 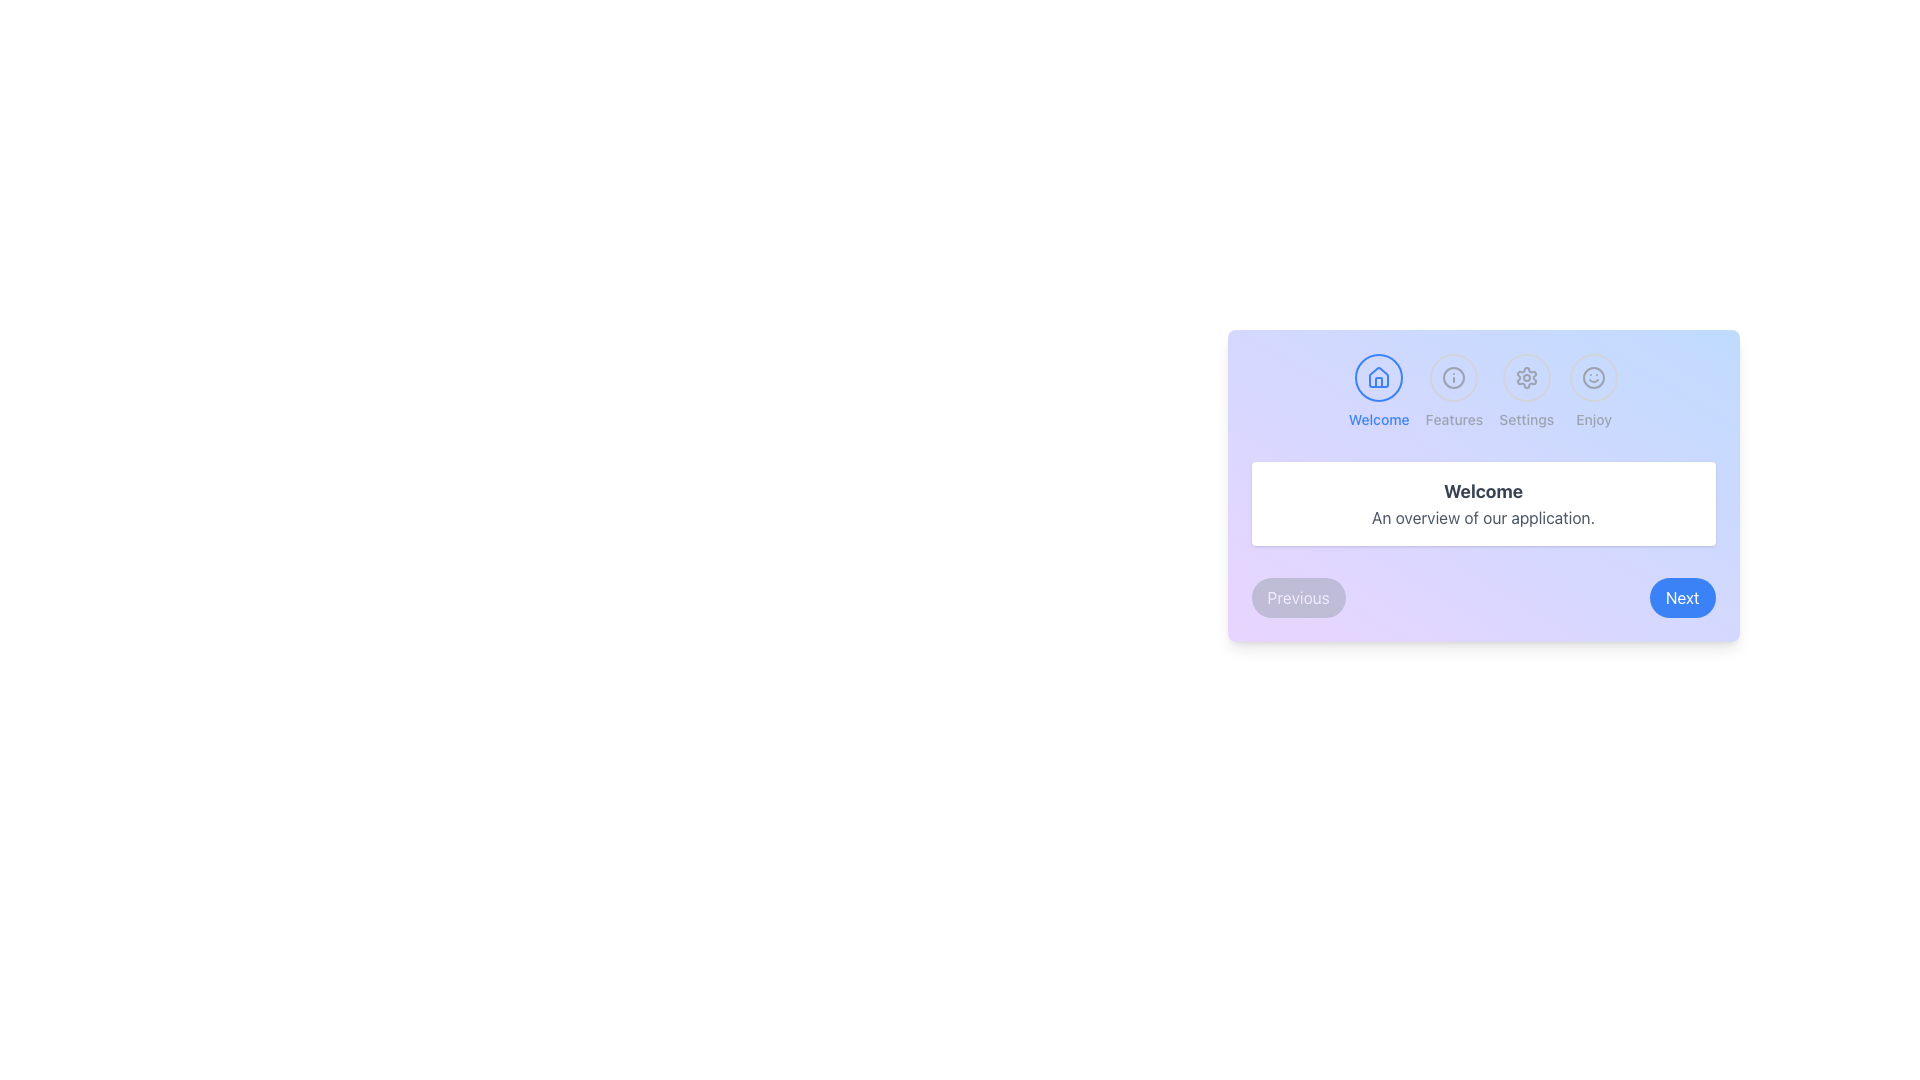 I want to click on the settings icon button located in the toolbar, so click(x=1525, y=378).